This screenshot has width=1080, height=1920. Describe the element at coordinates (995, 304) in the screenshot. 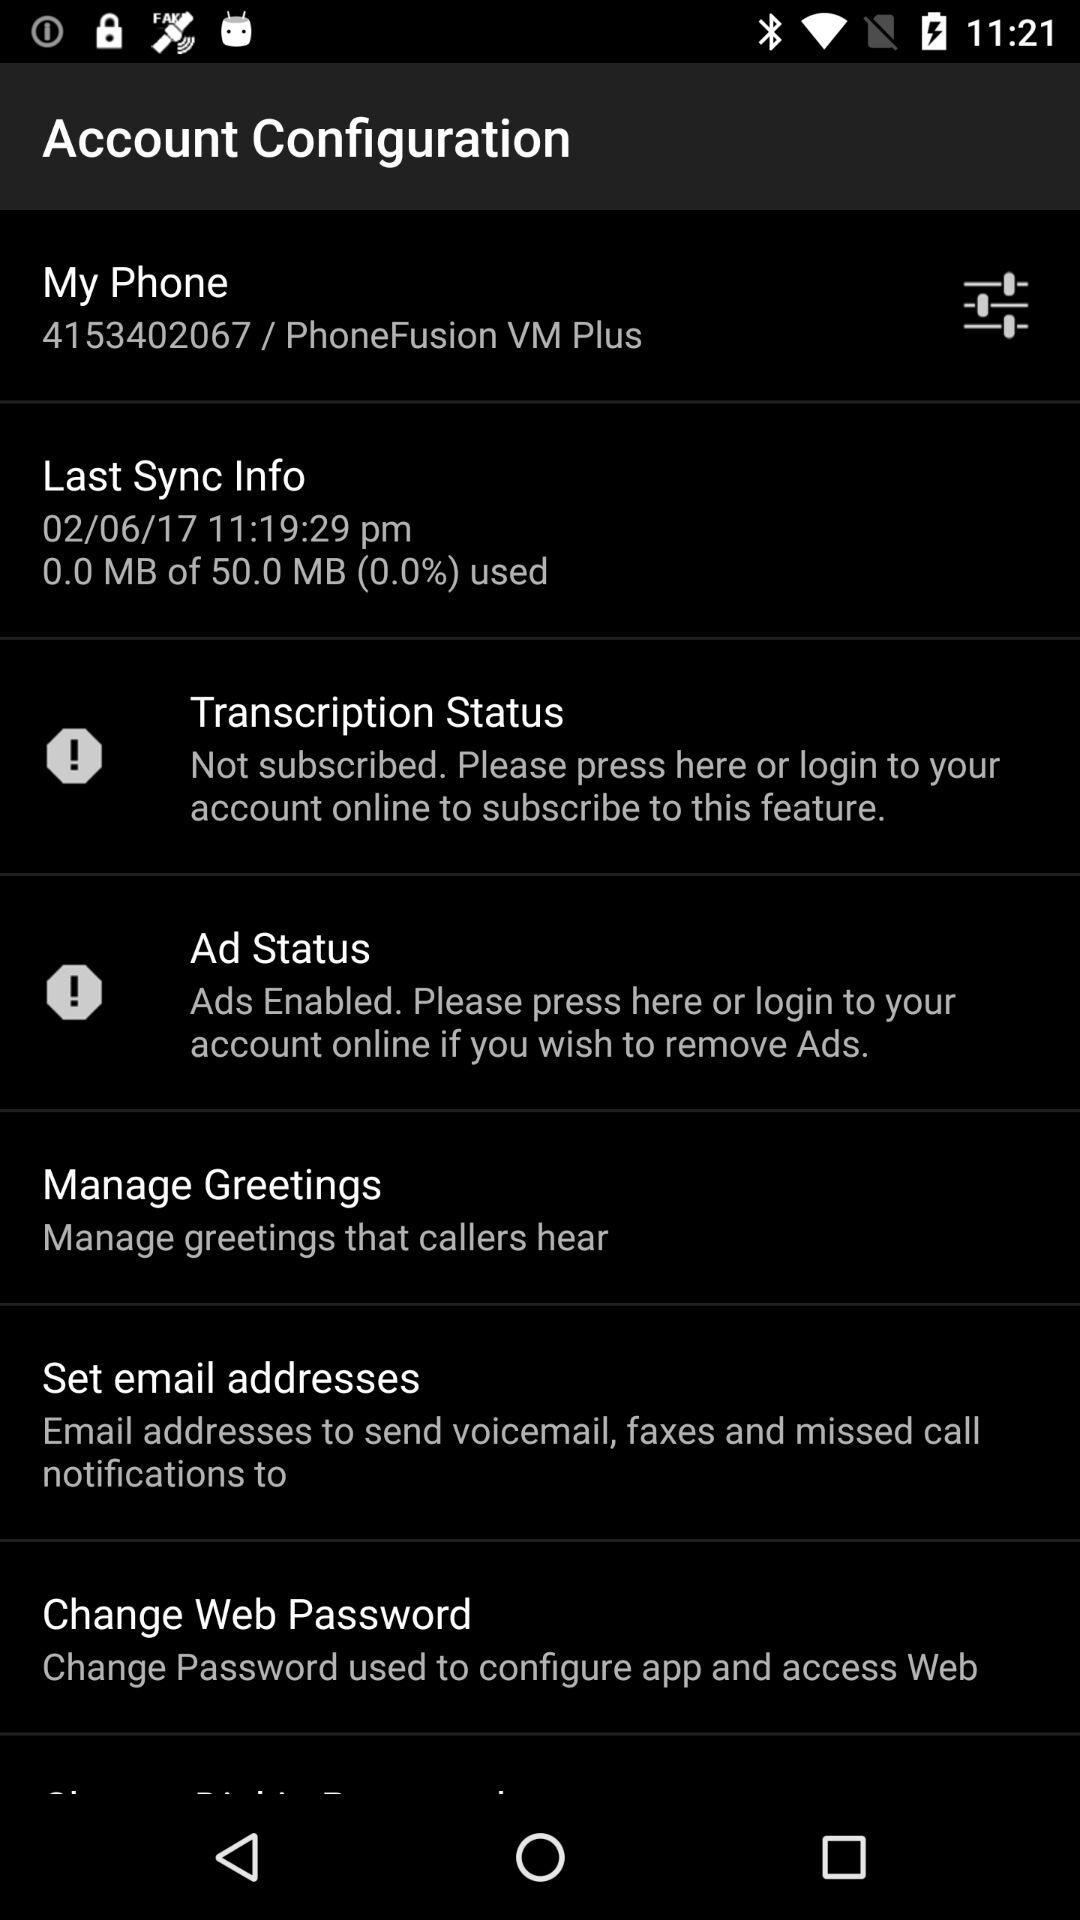

I see `the icon at the top right corner` at that location.